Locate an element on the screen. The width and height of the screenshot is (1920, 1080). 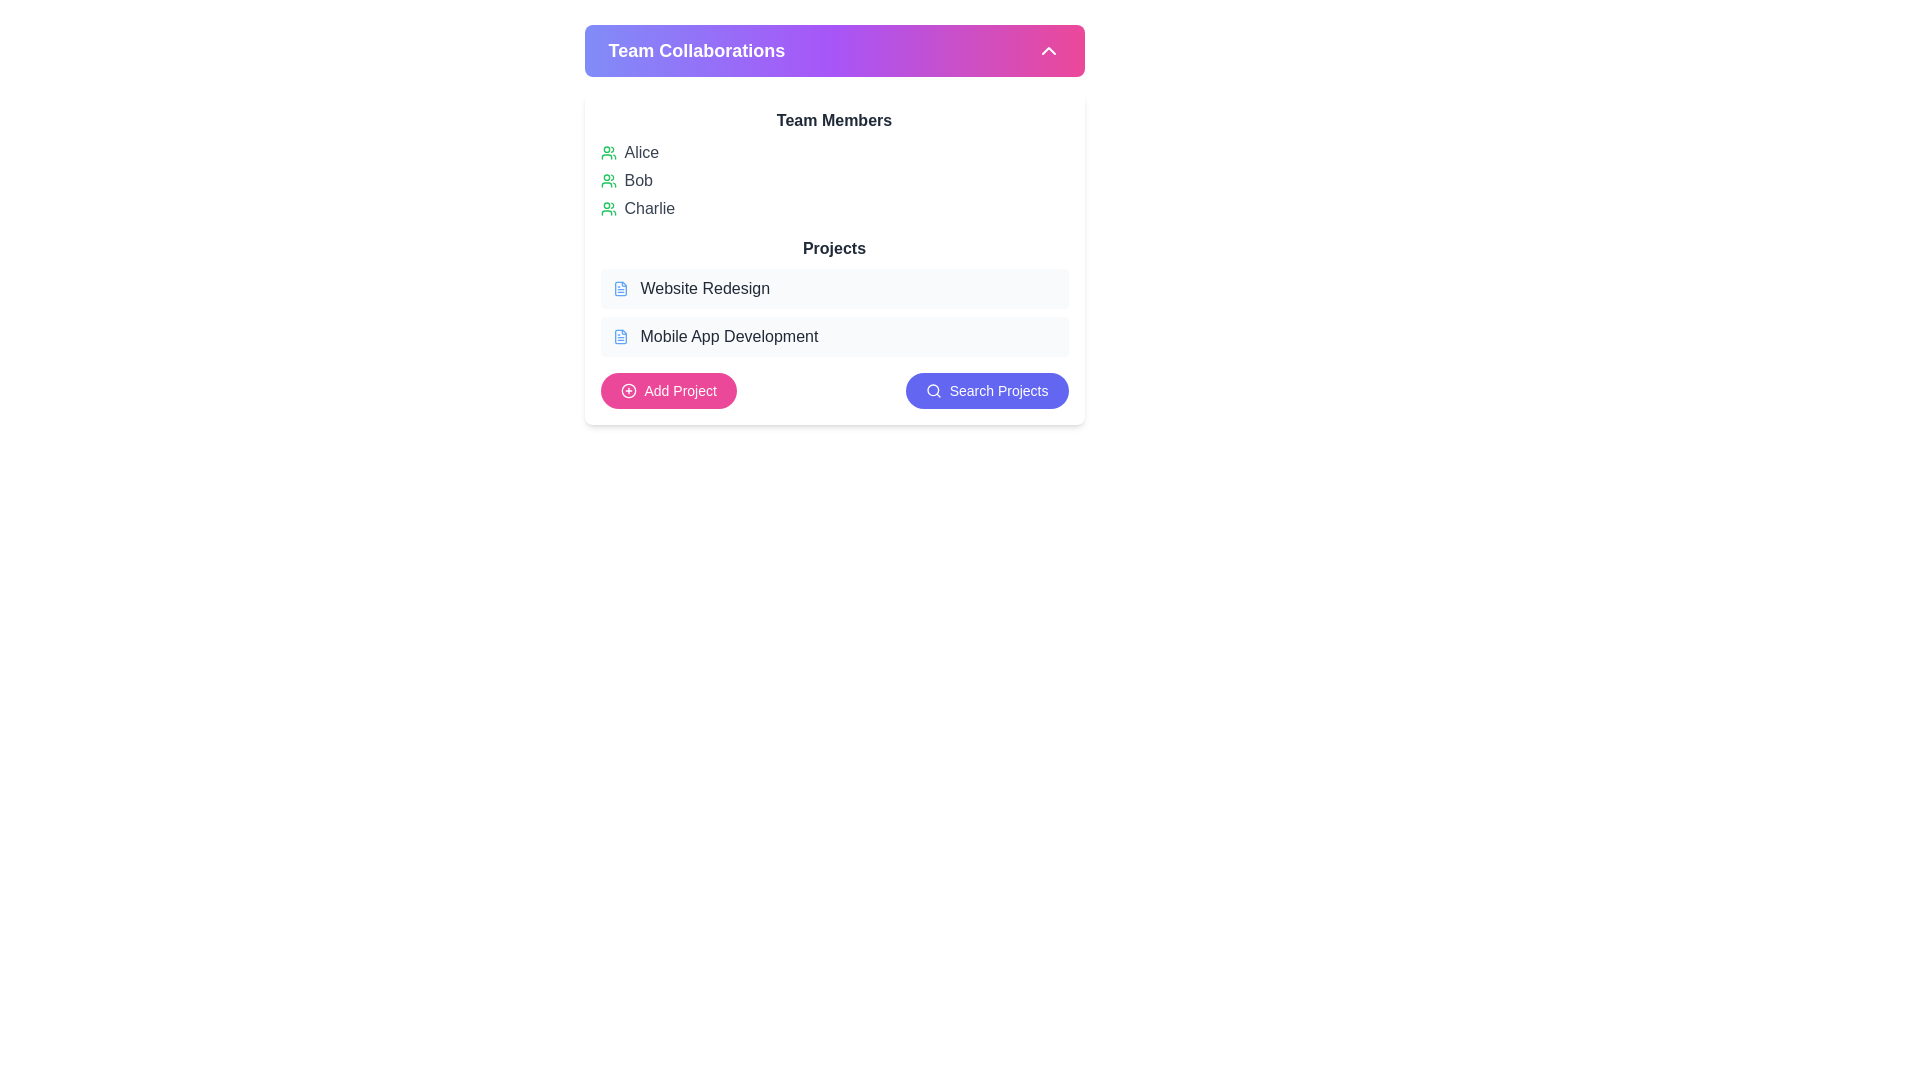
the bold 'Team Members' text label that serves as a section header under 'Team Collaborations' is located at coordinates (834, 120).